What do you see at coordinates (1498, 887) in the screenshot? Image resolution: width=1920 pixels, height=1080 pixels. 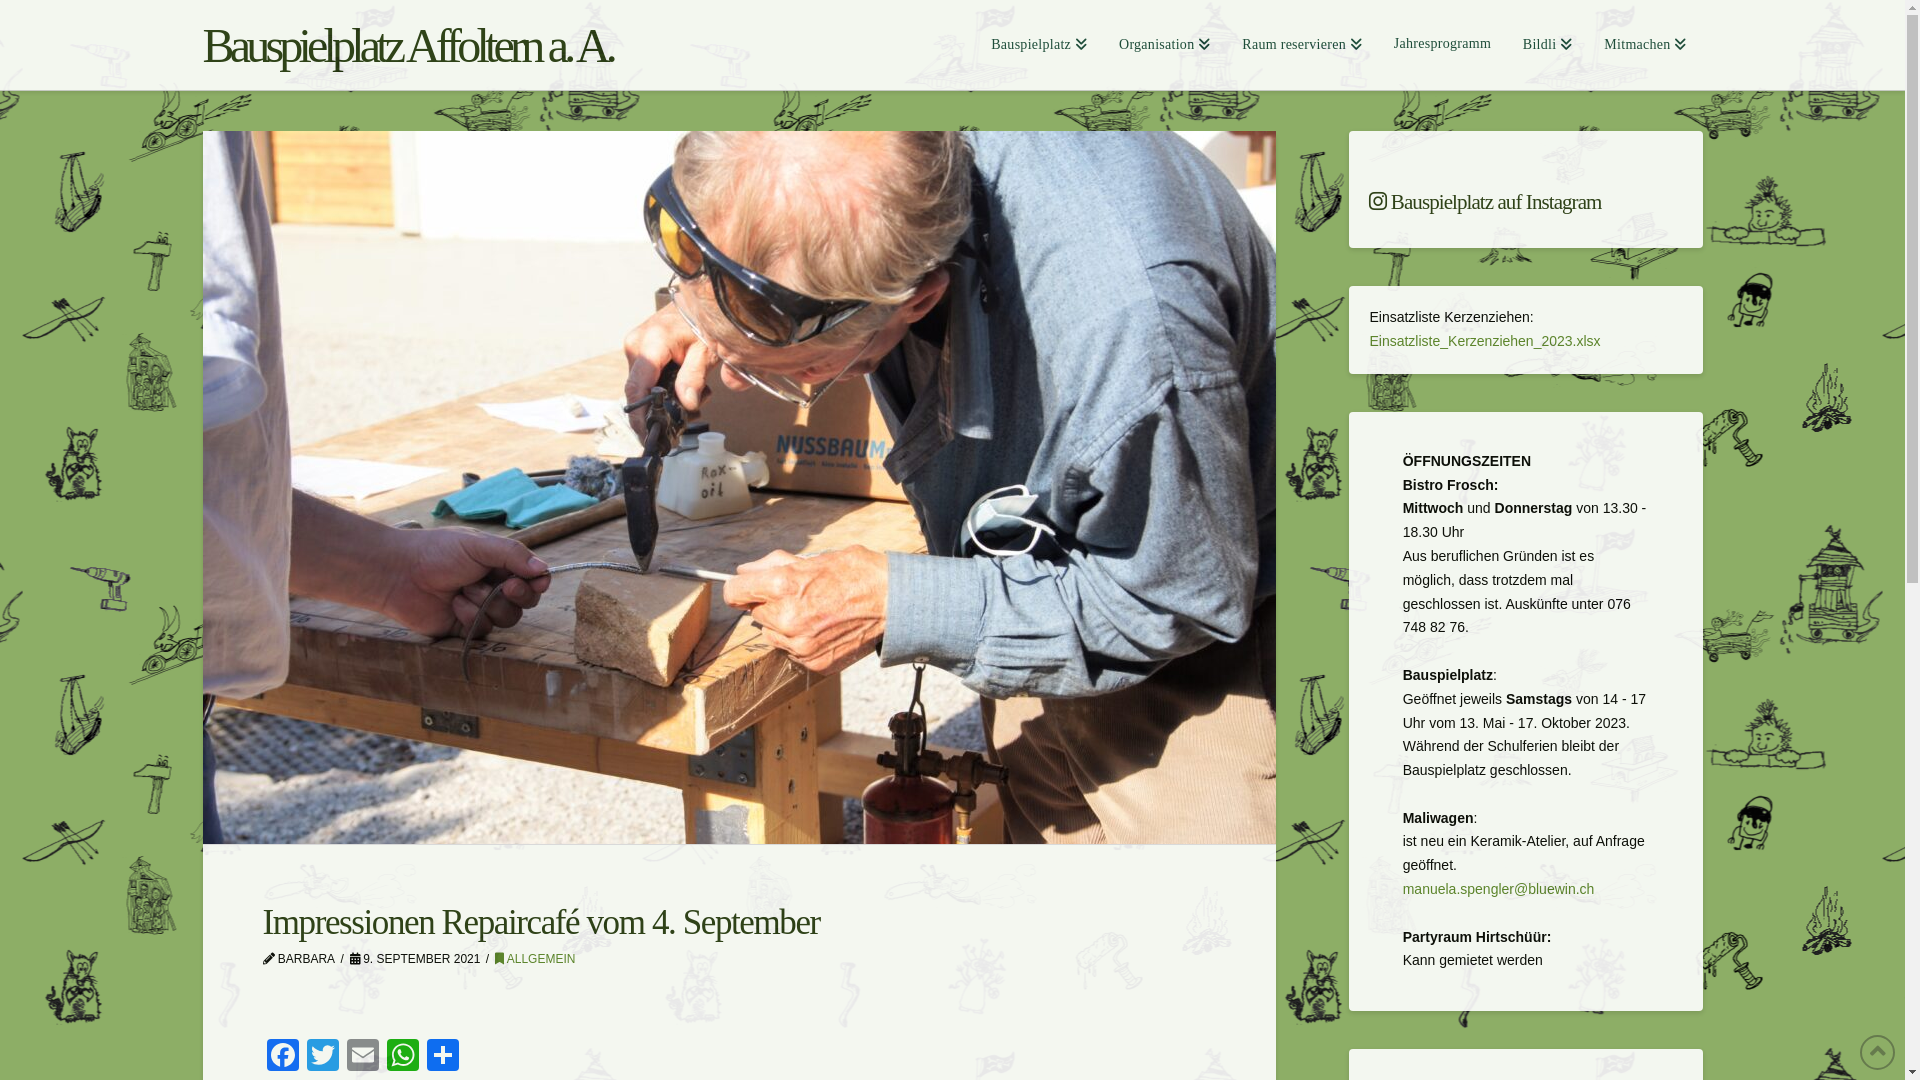 I see `'manuela.spengler@bluewin.ch'` at bounding box center [1498, 887].